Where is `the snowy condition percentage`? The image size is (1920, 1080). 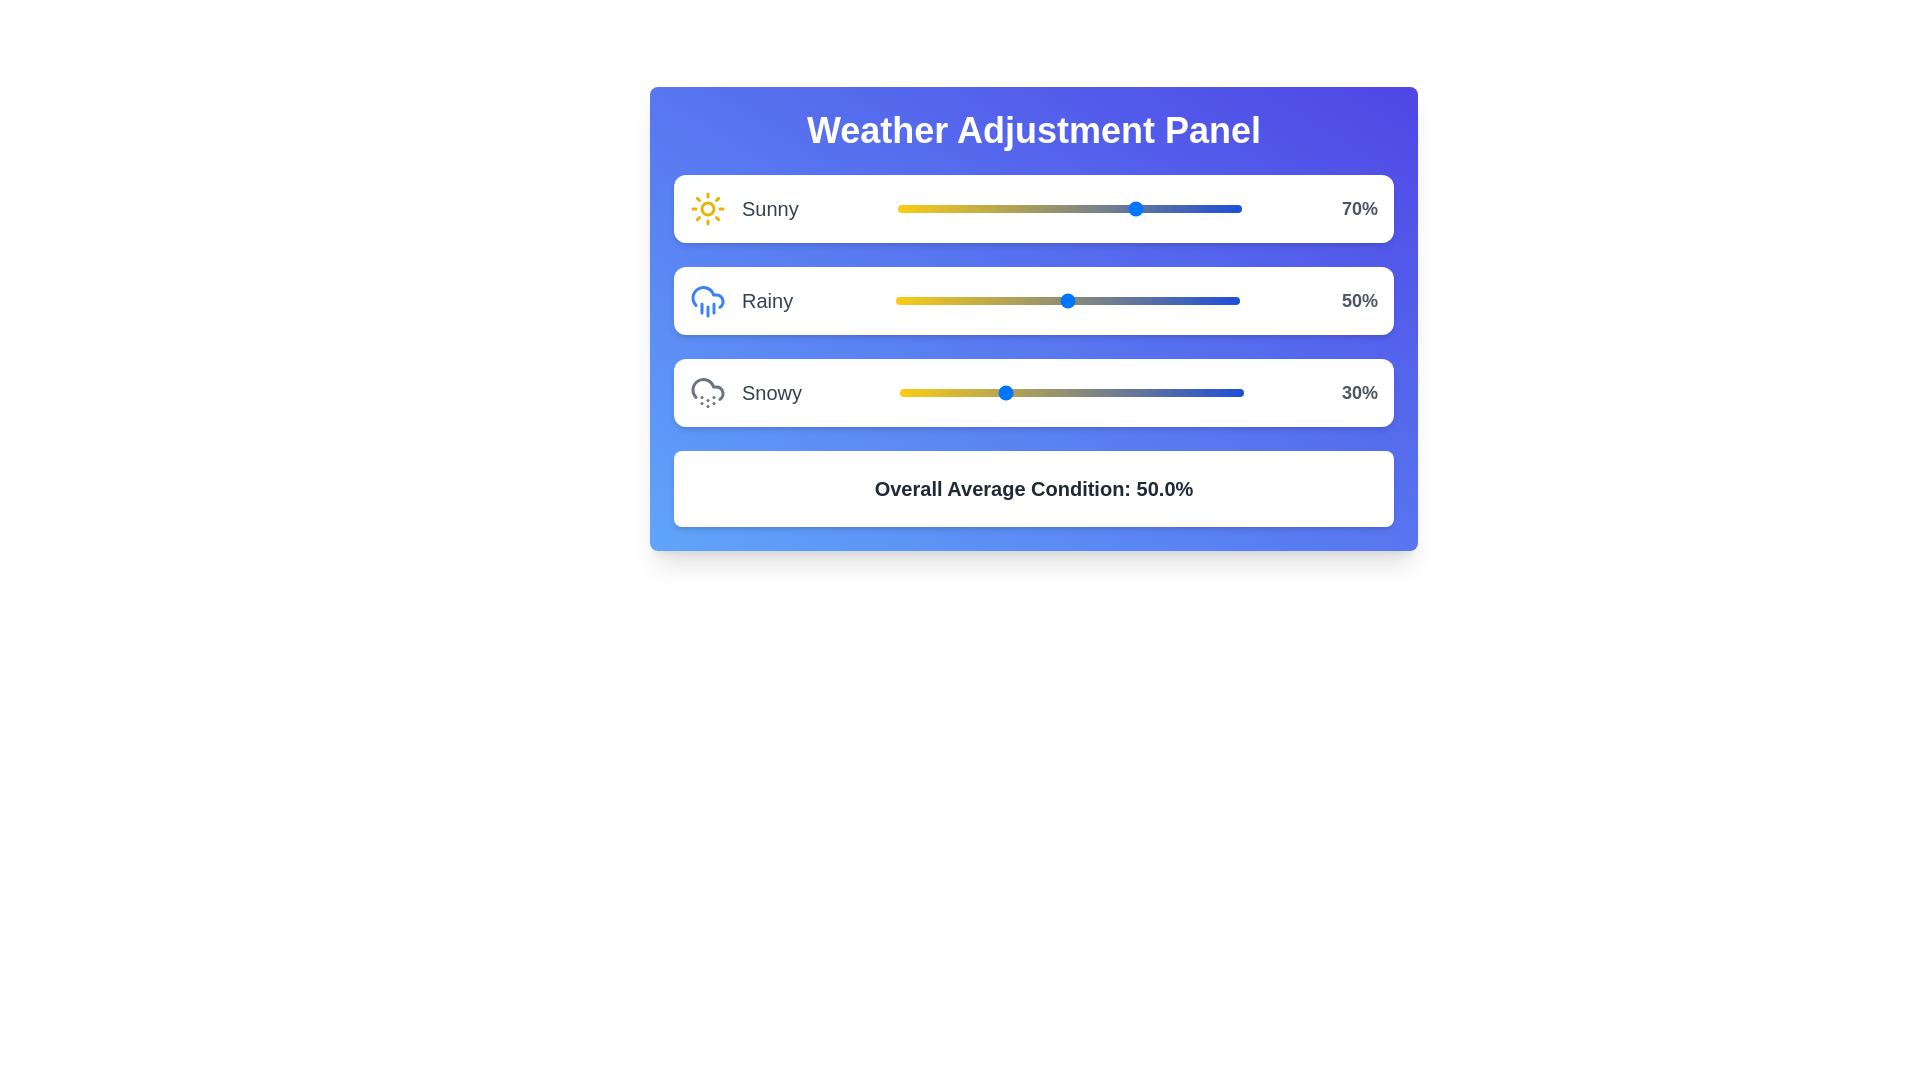
the snowy condition percentage is located at coordinates (1067, 393).